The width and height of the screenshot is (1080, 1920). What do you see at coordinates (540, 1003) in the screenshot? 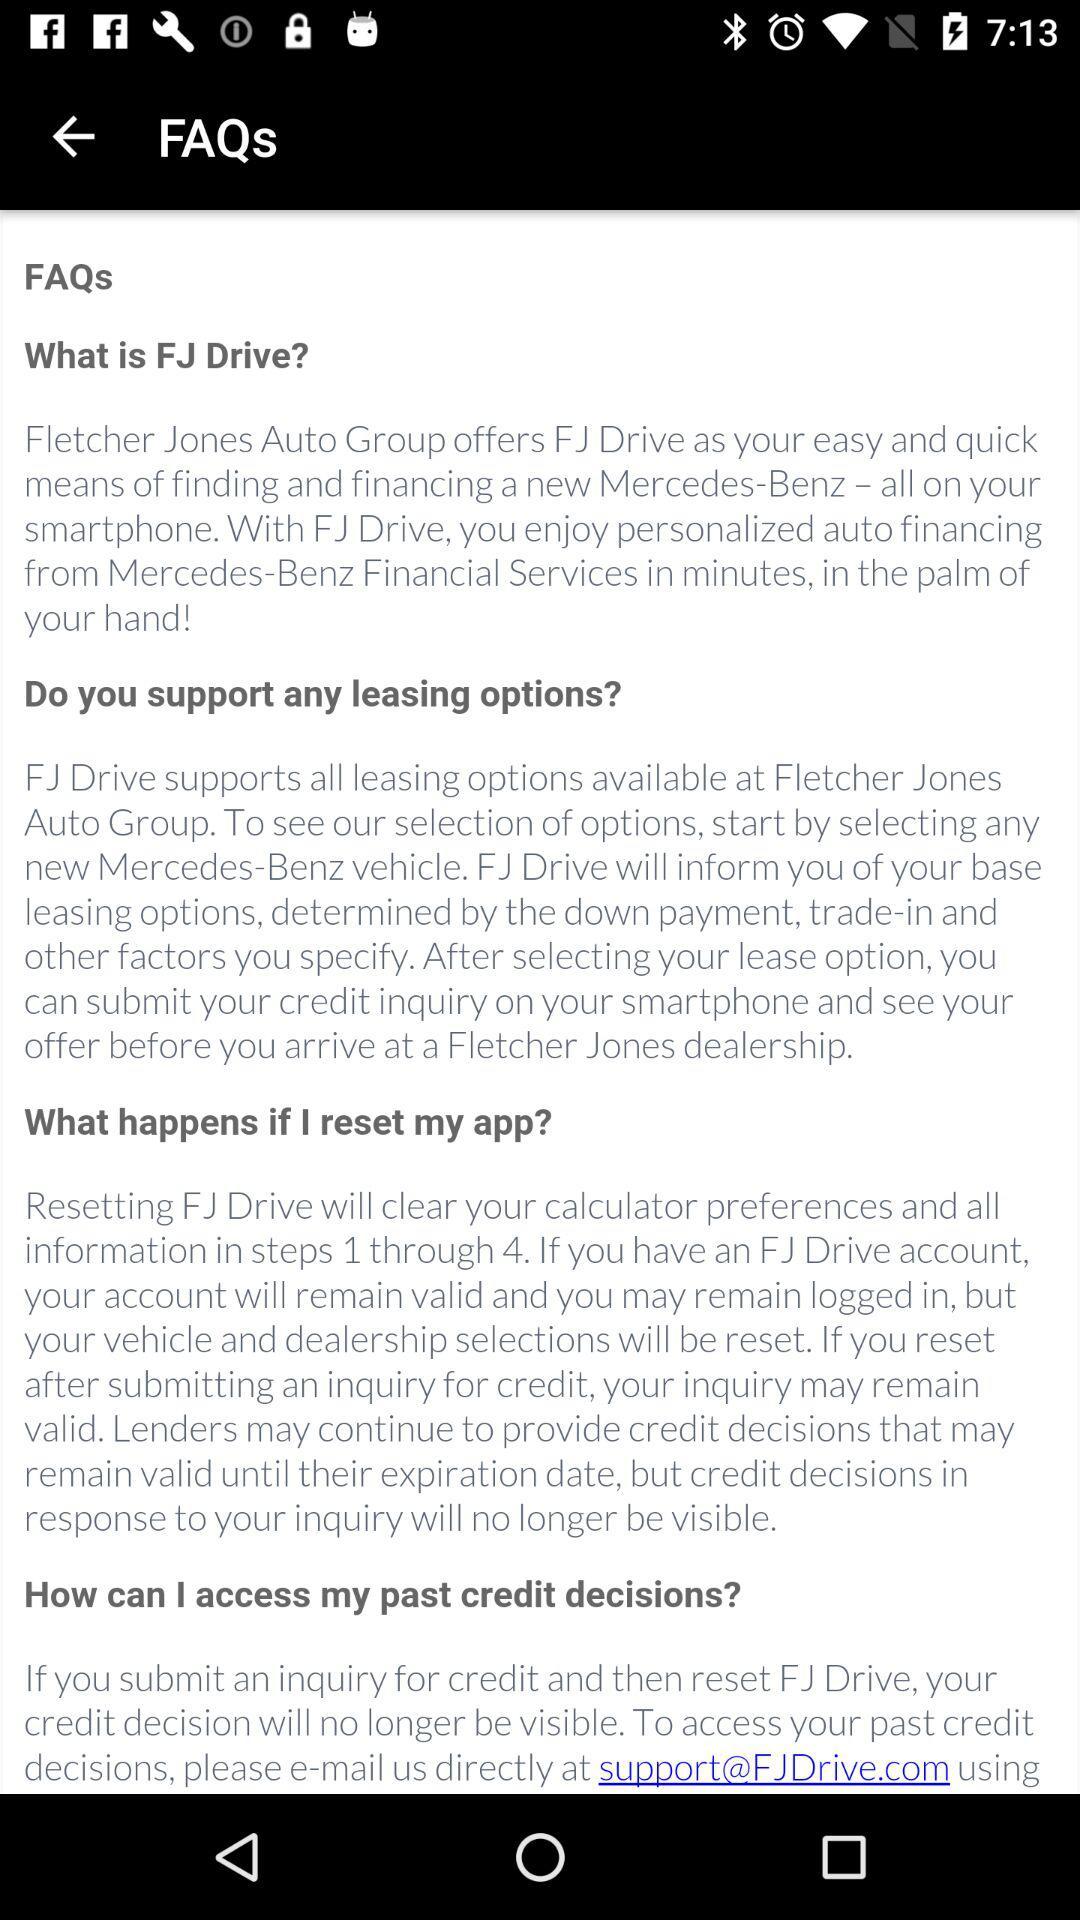
I see `browse the faqs` at bounding box center [540, 1003].